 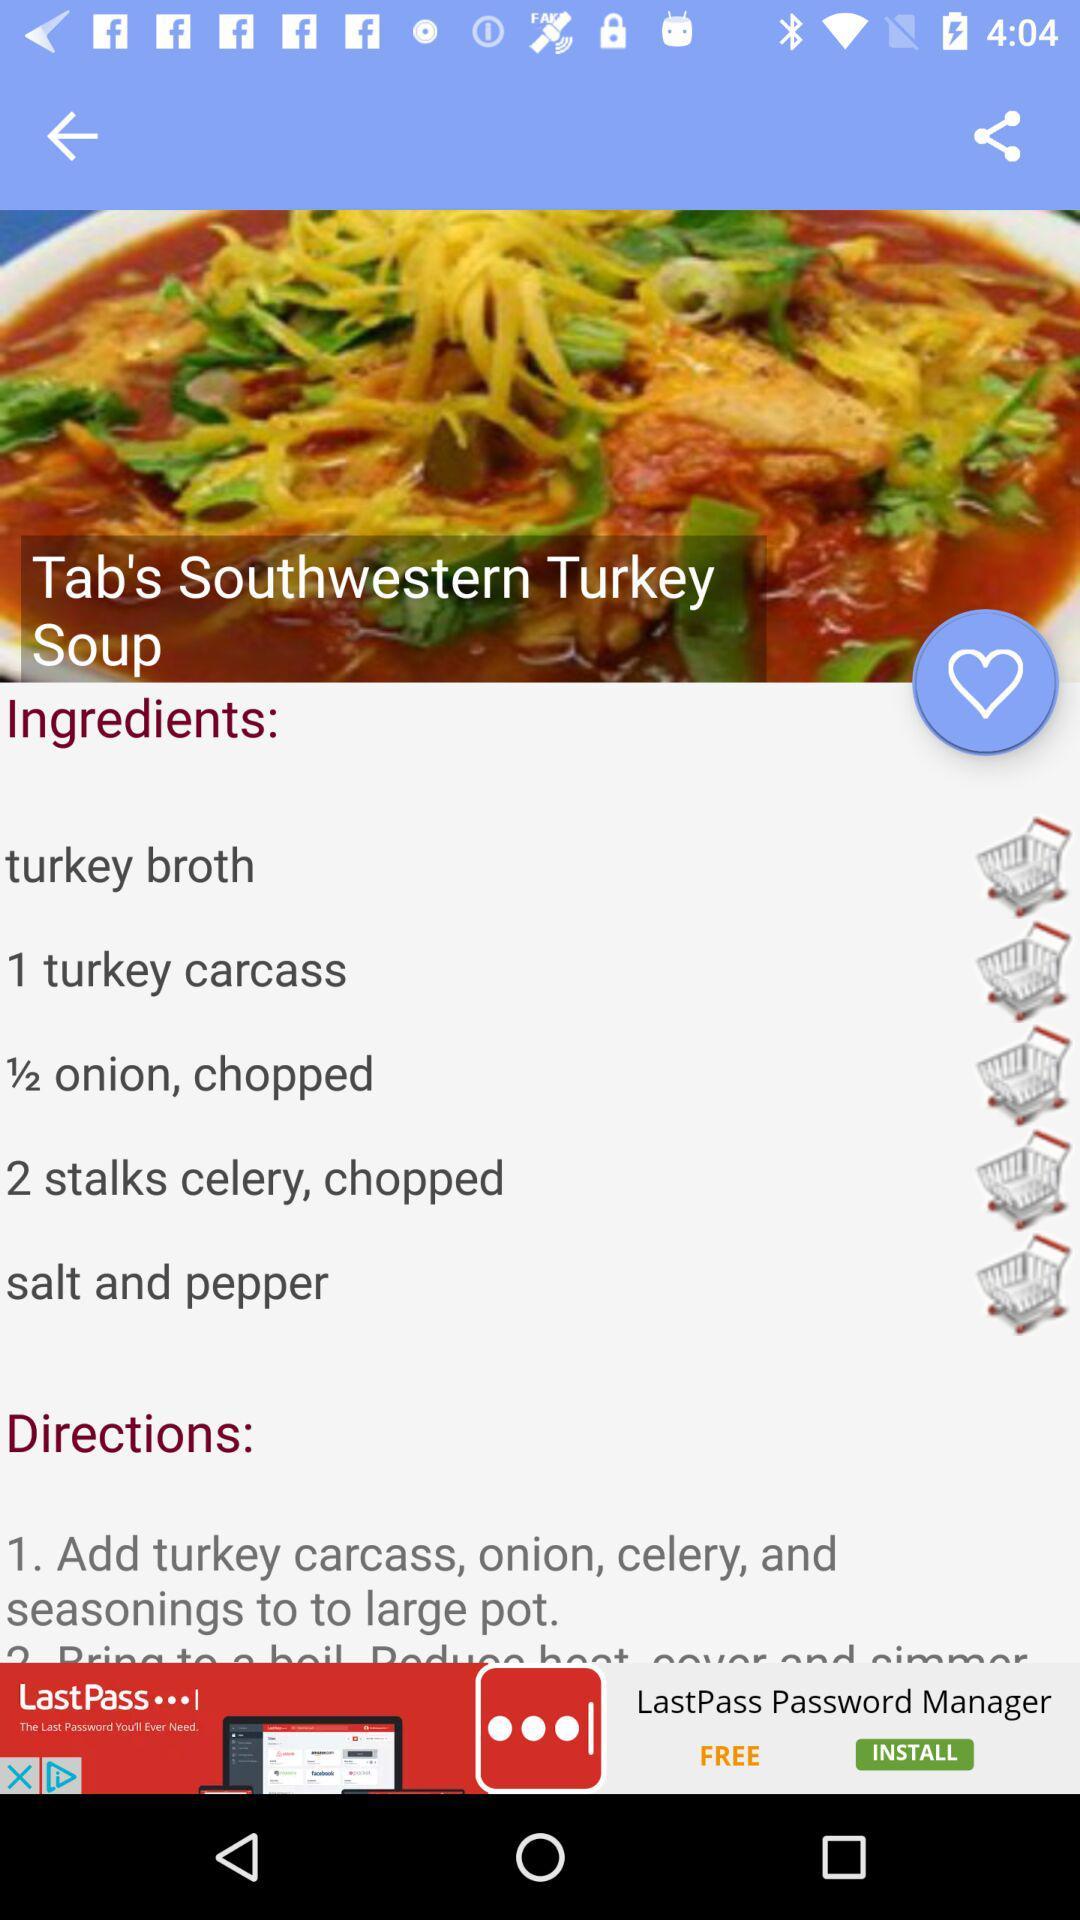 I want to click on go back, so click(x=71, y=135).